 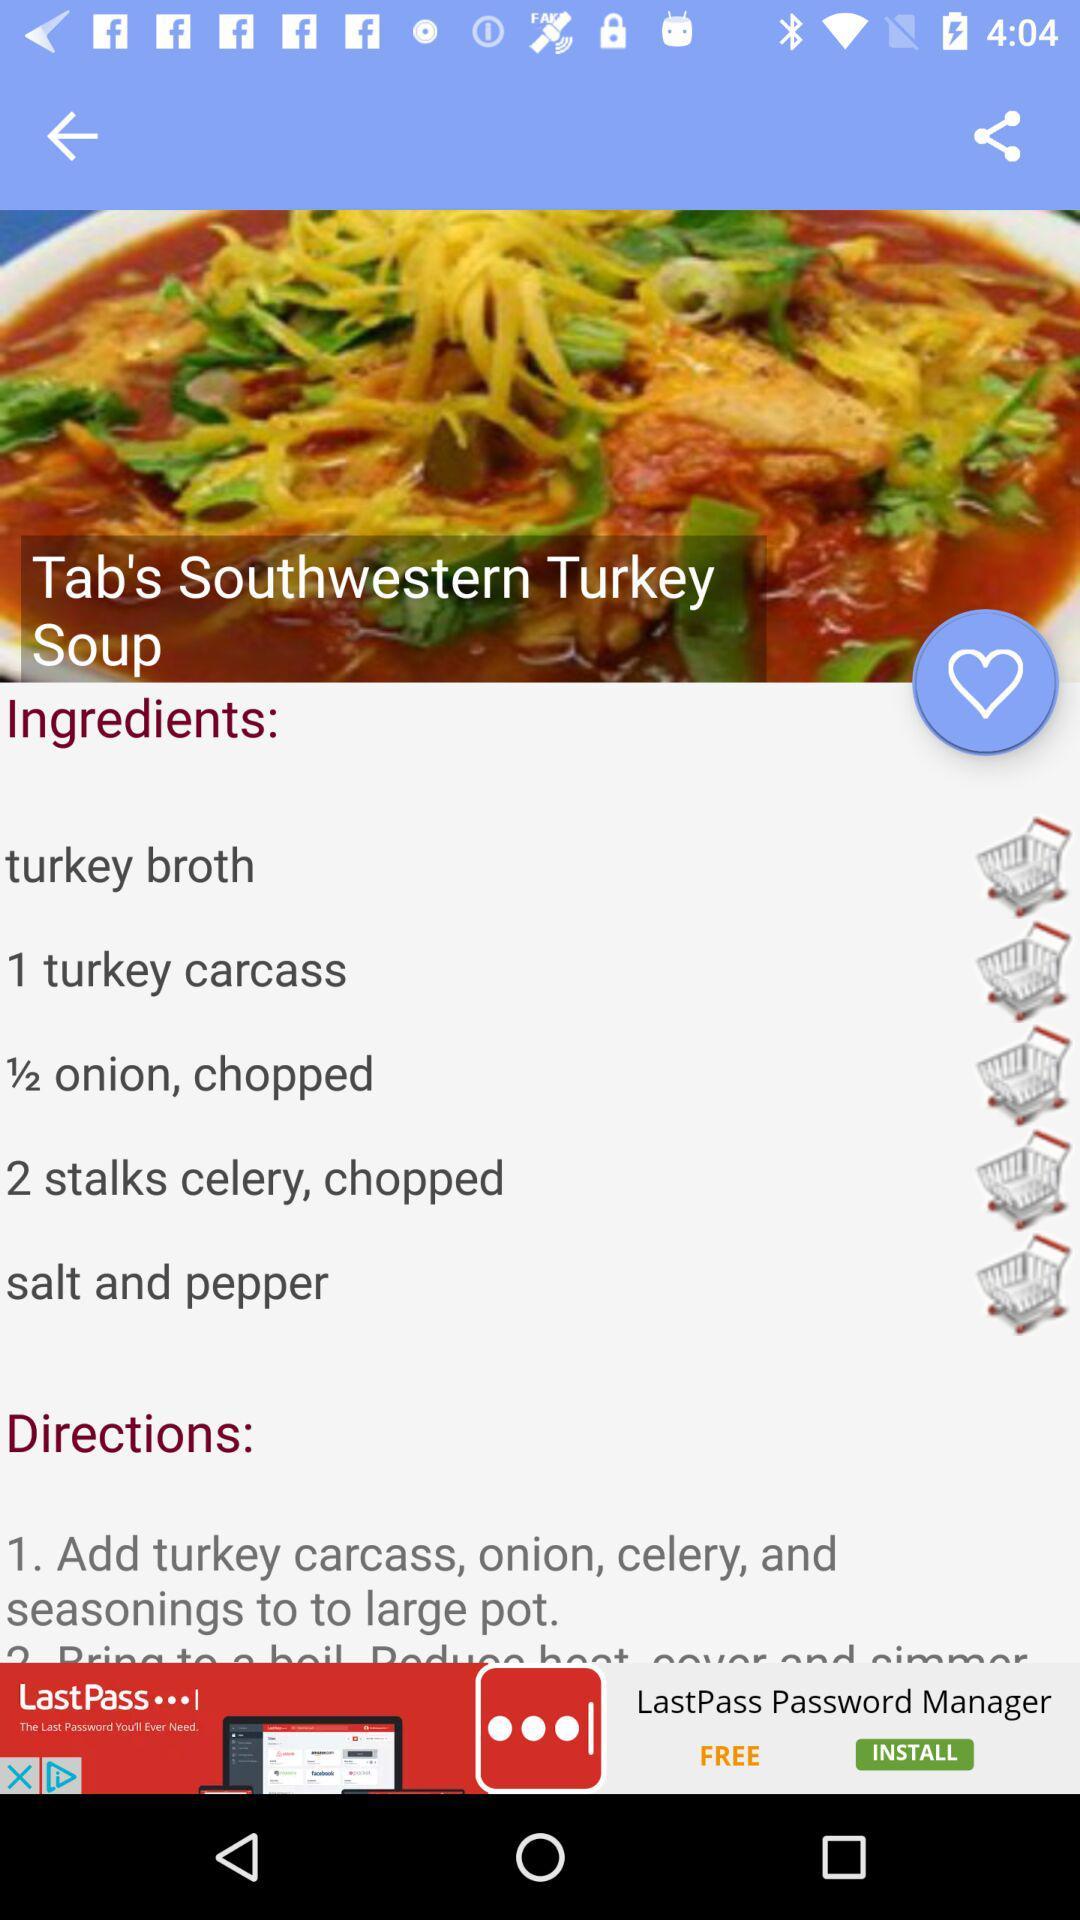 I want to click on go back, so click(x=71, y=135).